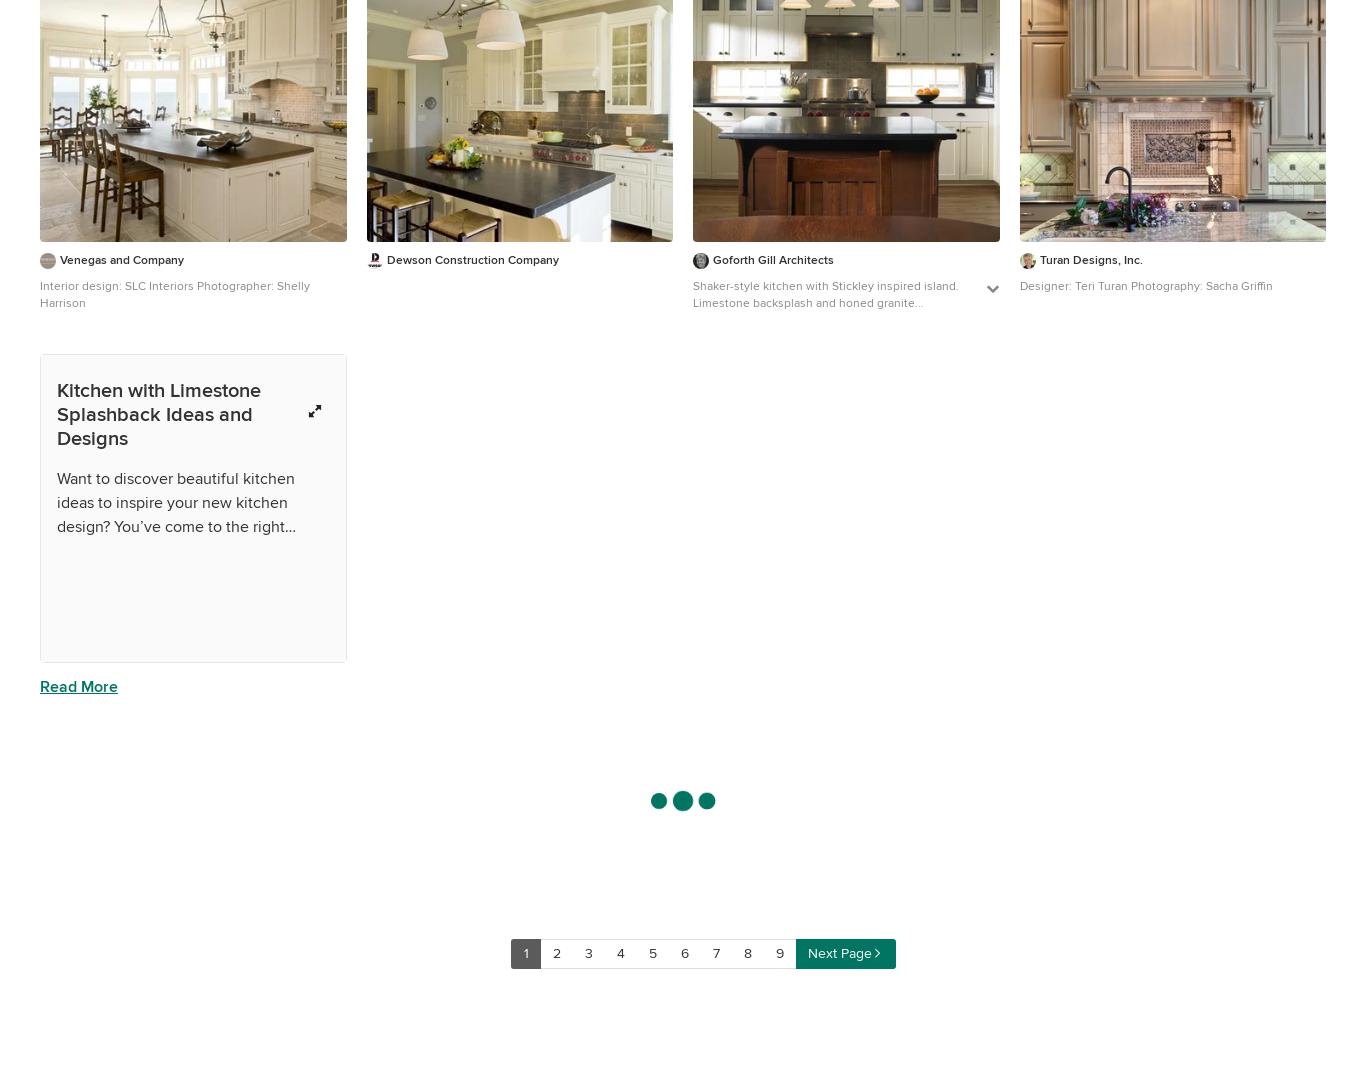  What do you see at coordinates (184, 557) in the screenshot?
I see `'What kind of kitchen design should I go for?'` at bounding box center [184, 557].